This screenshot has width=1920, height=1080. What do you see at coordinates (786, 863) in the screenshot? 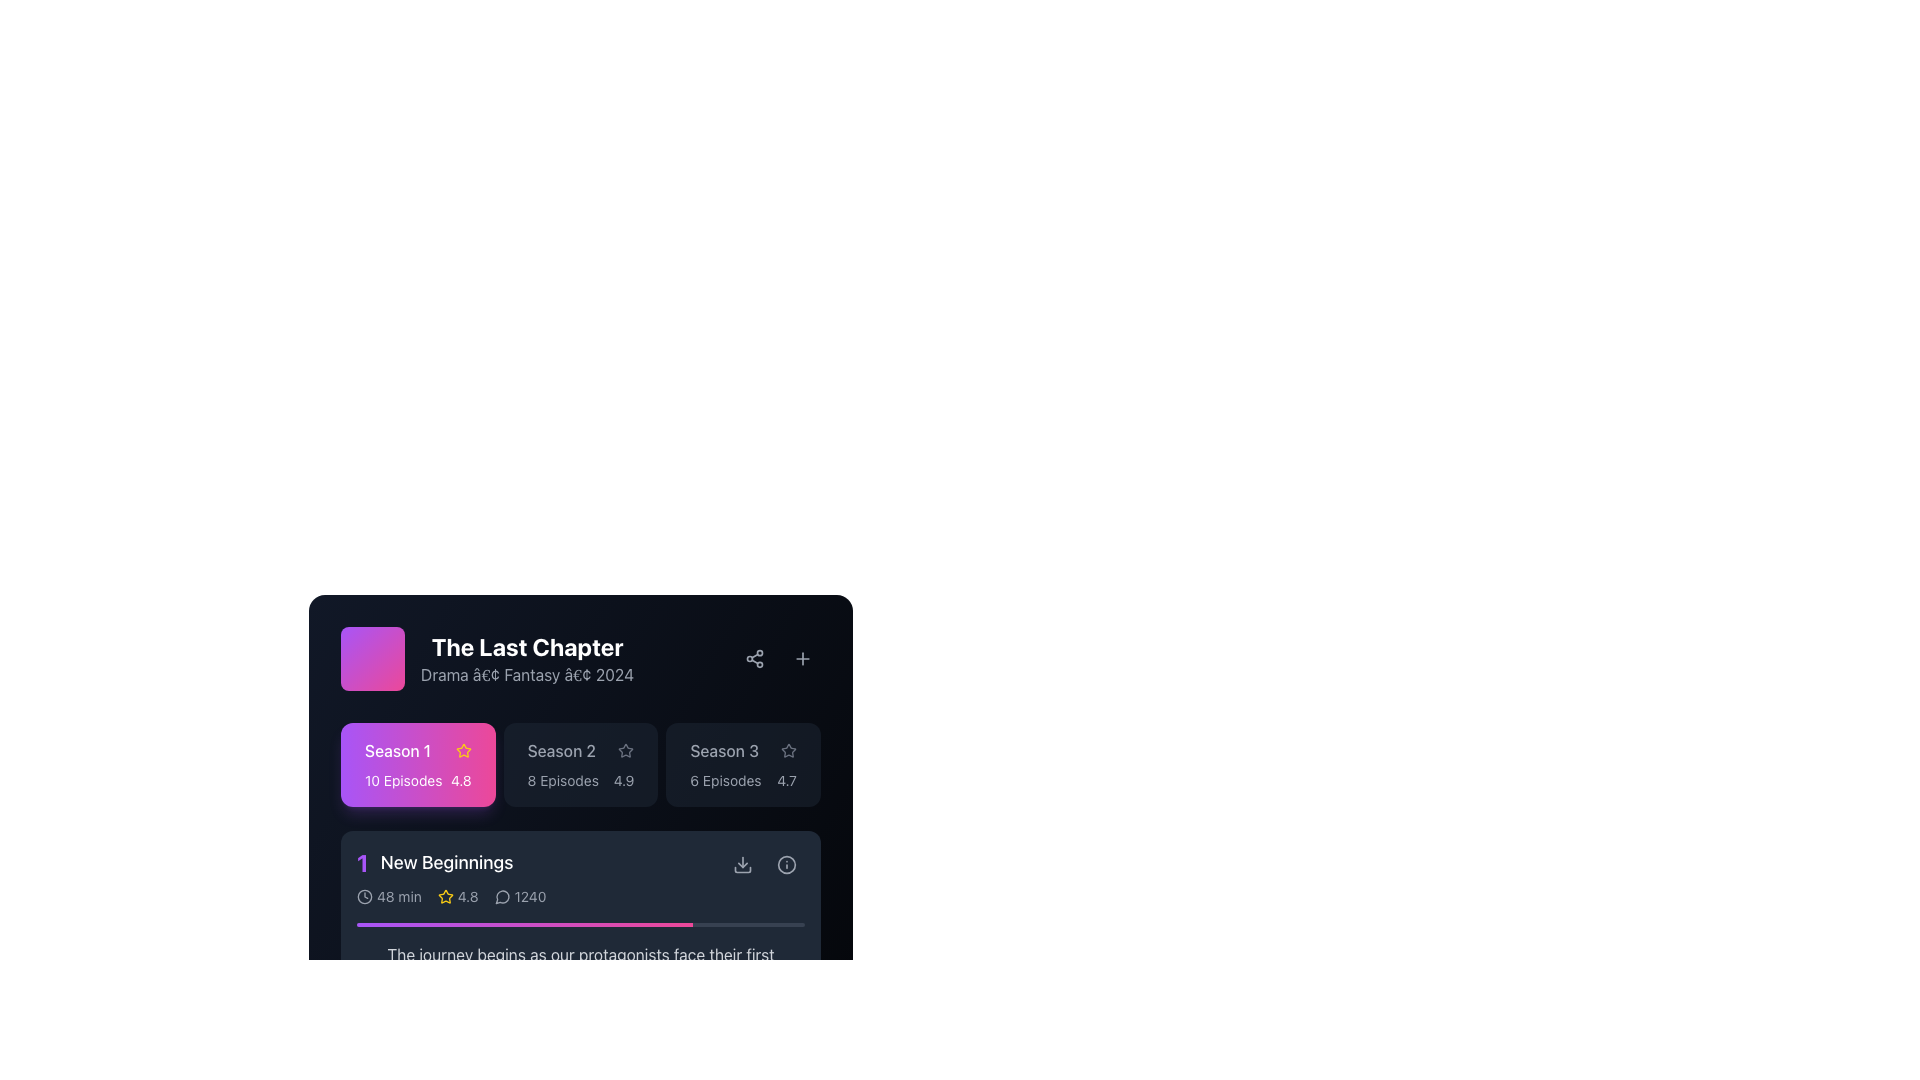
I see `icon border (circle) located at the bottom right of the card for accessibility features` at bounding box center [786, 863].